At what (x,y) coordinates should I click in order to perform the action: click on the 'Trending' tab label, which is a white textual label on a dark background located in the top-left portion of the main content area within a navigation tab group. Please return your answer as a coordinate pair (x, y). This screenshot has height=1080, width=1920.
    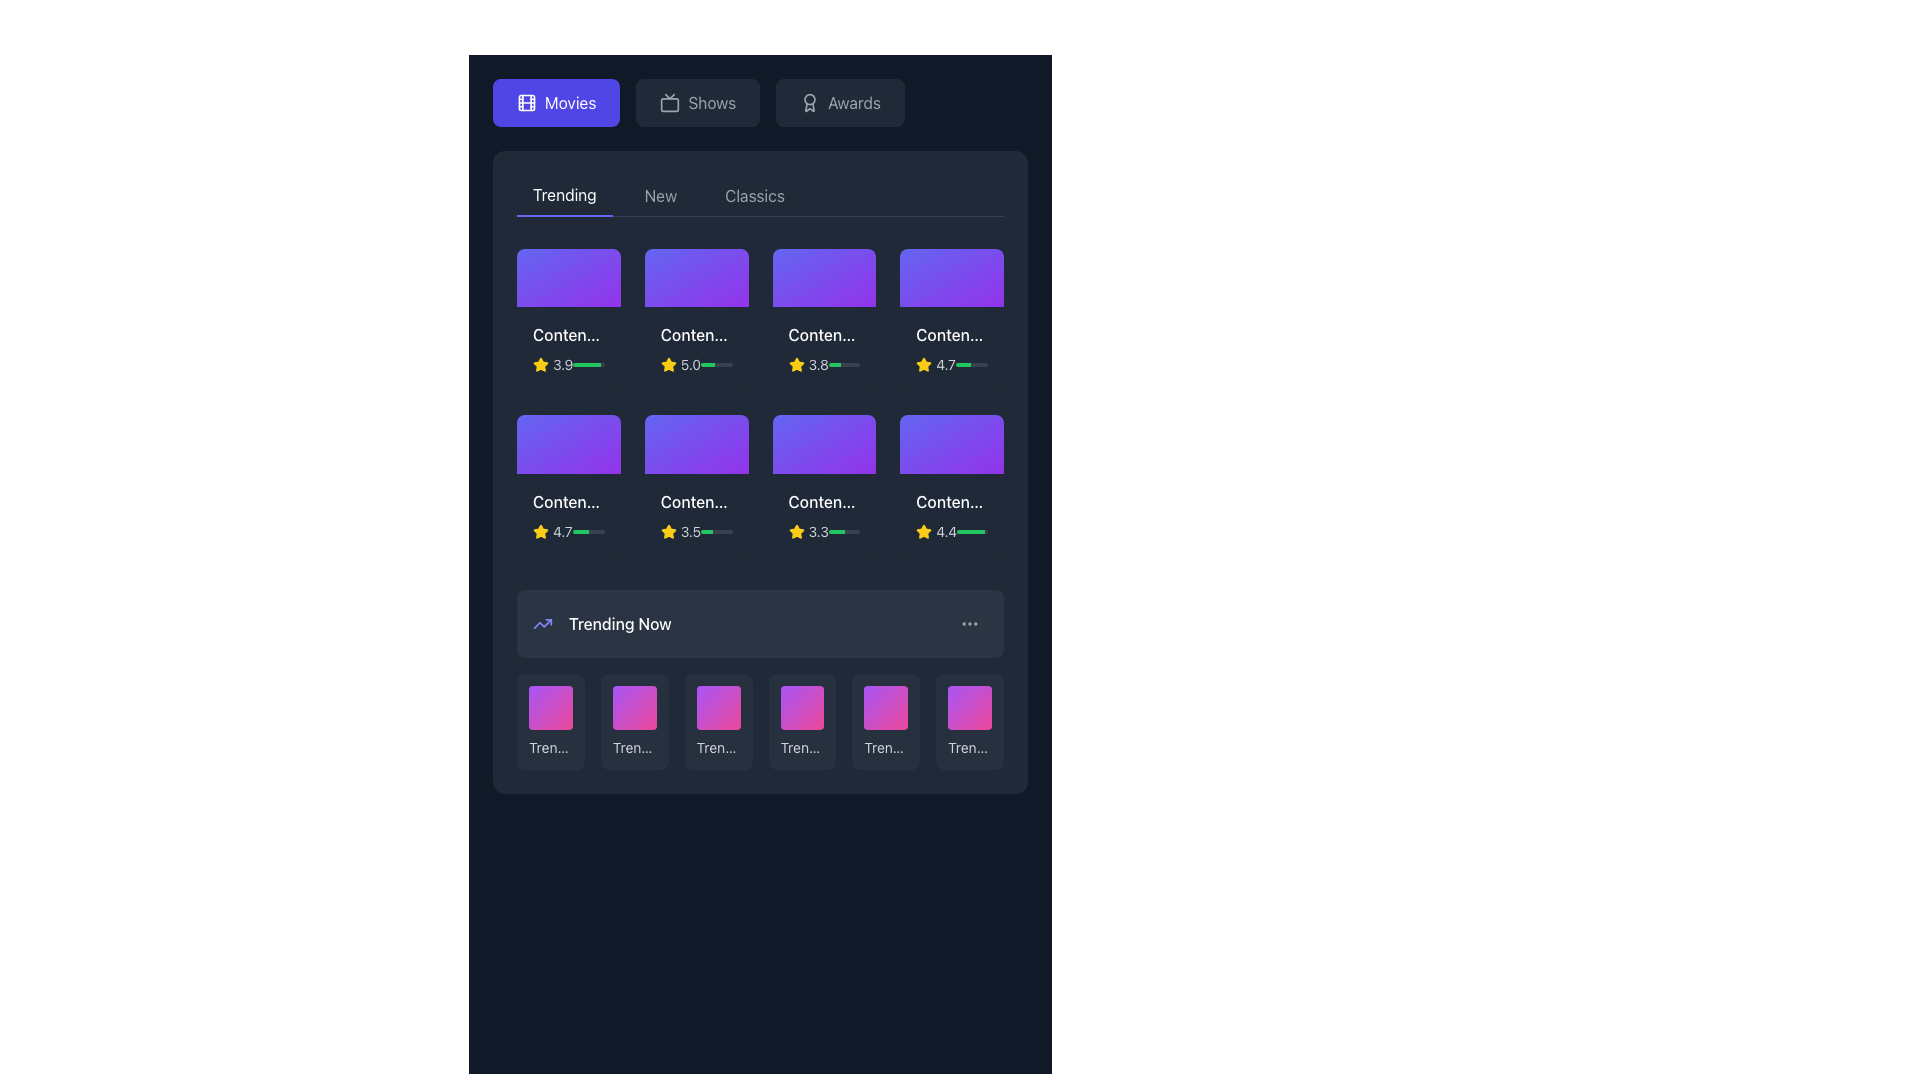
    Looking at the image, I should click on (563, 195).